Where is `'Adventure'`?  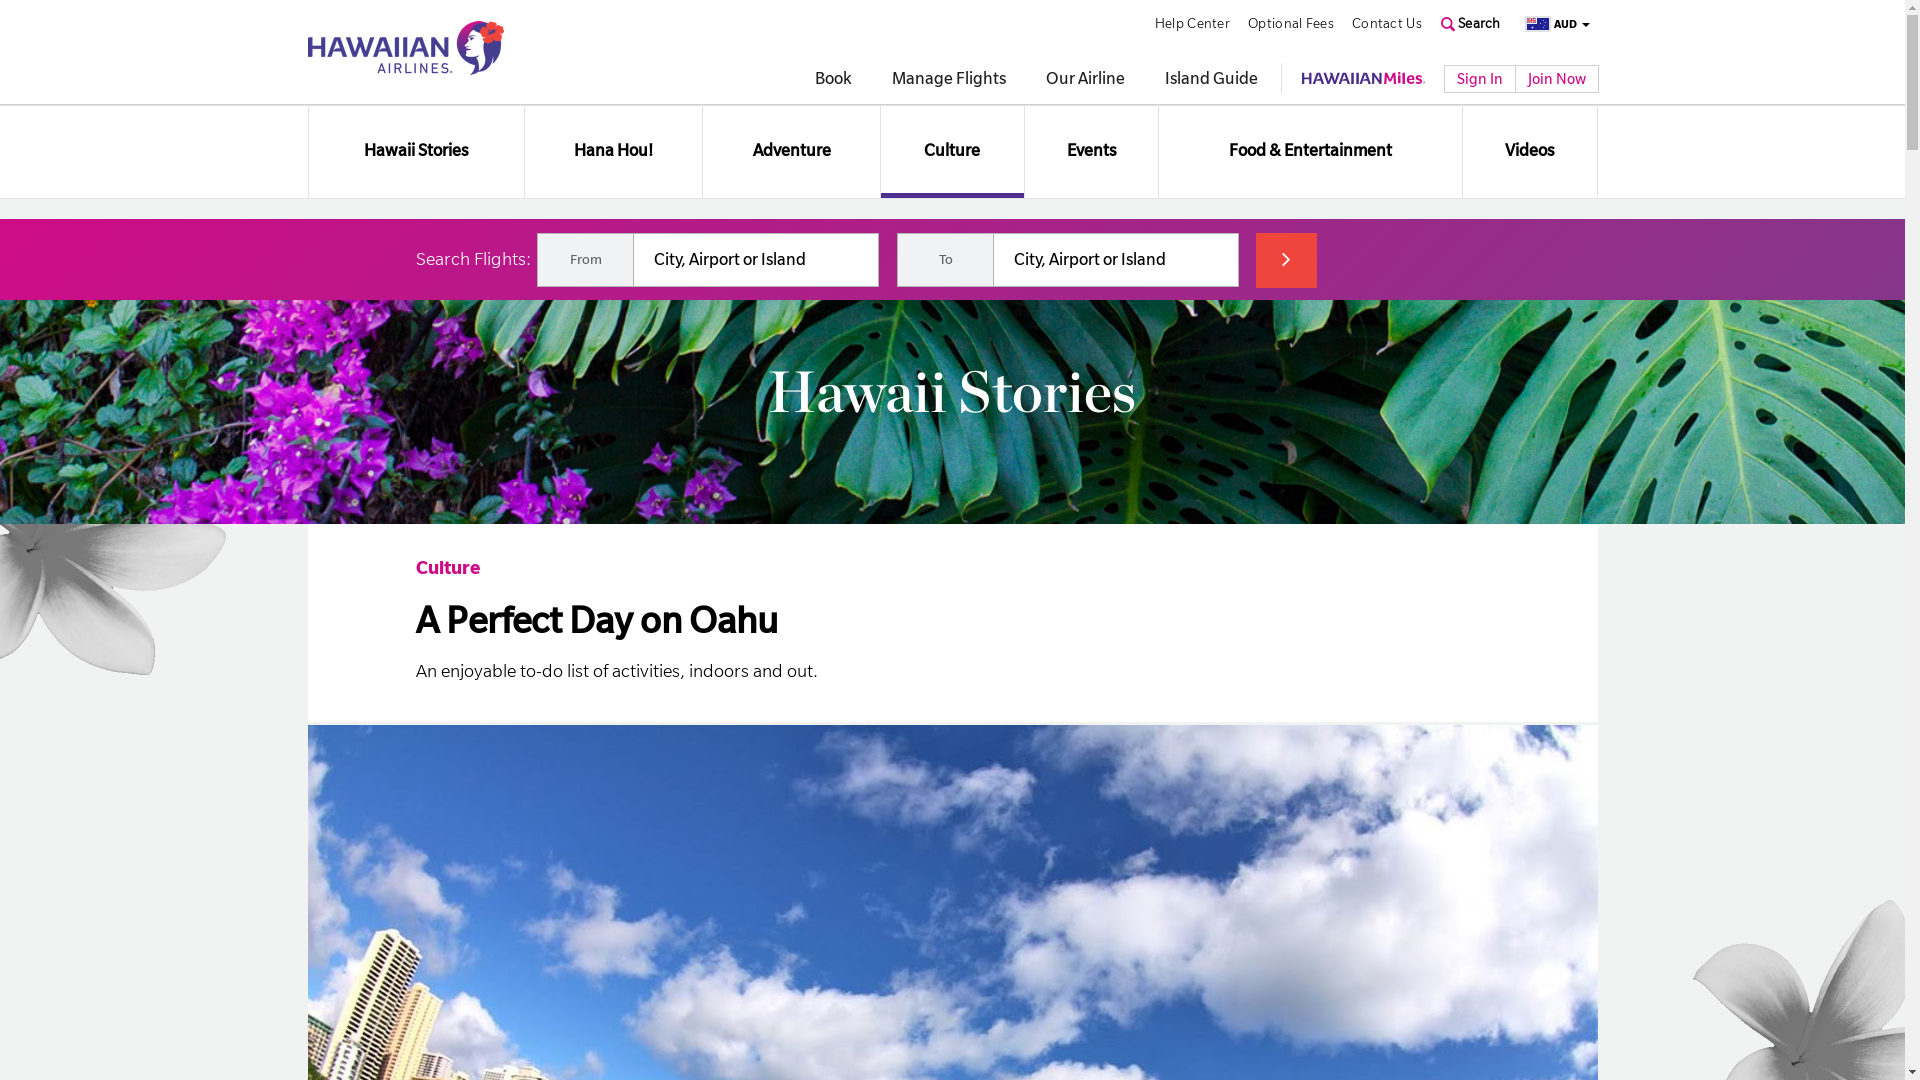
'Adventure' is located at coordinates (790, 150).